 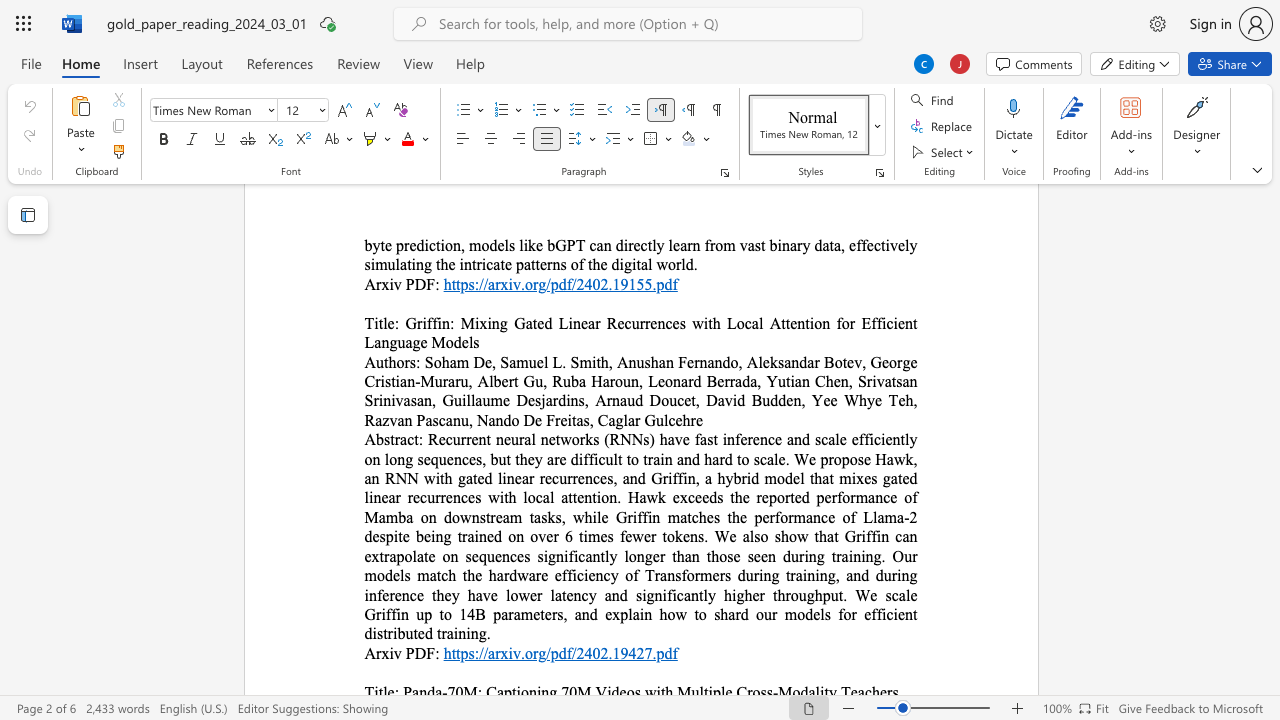 I want to click on the 2th character "2" in the text, so click(x=603, y=653).